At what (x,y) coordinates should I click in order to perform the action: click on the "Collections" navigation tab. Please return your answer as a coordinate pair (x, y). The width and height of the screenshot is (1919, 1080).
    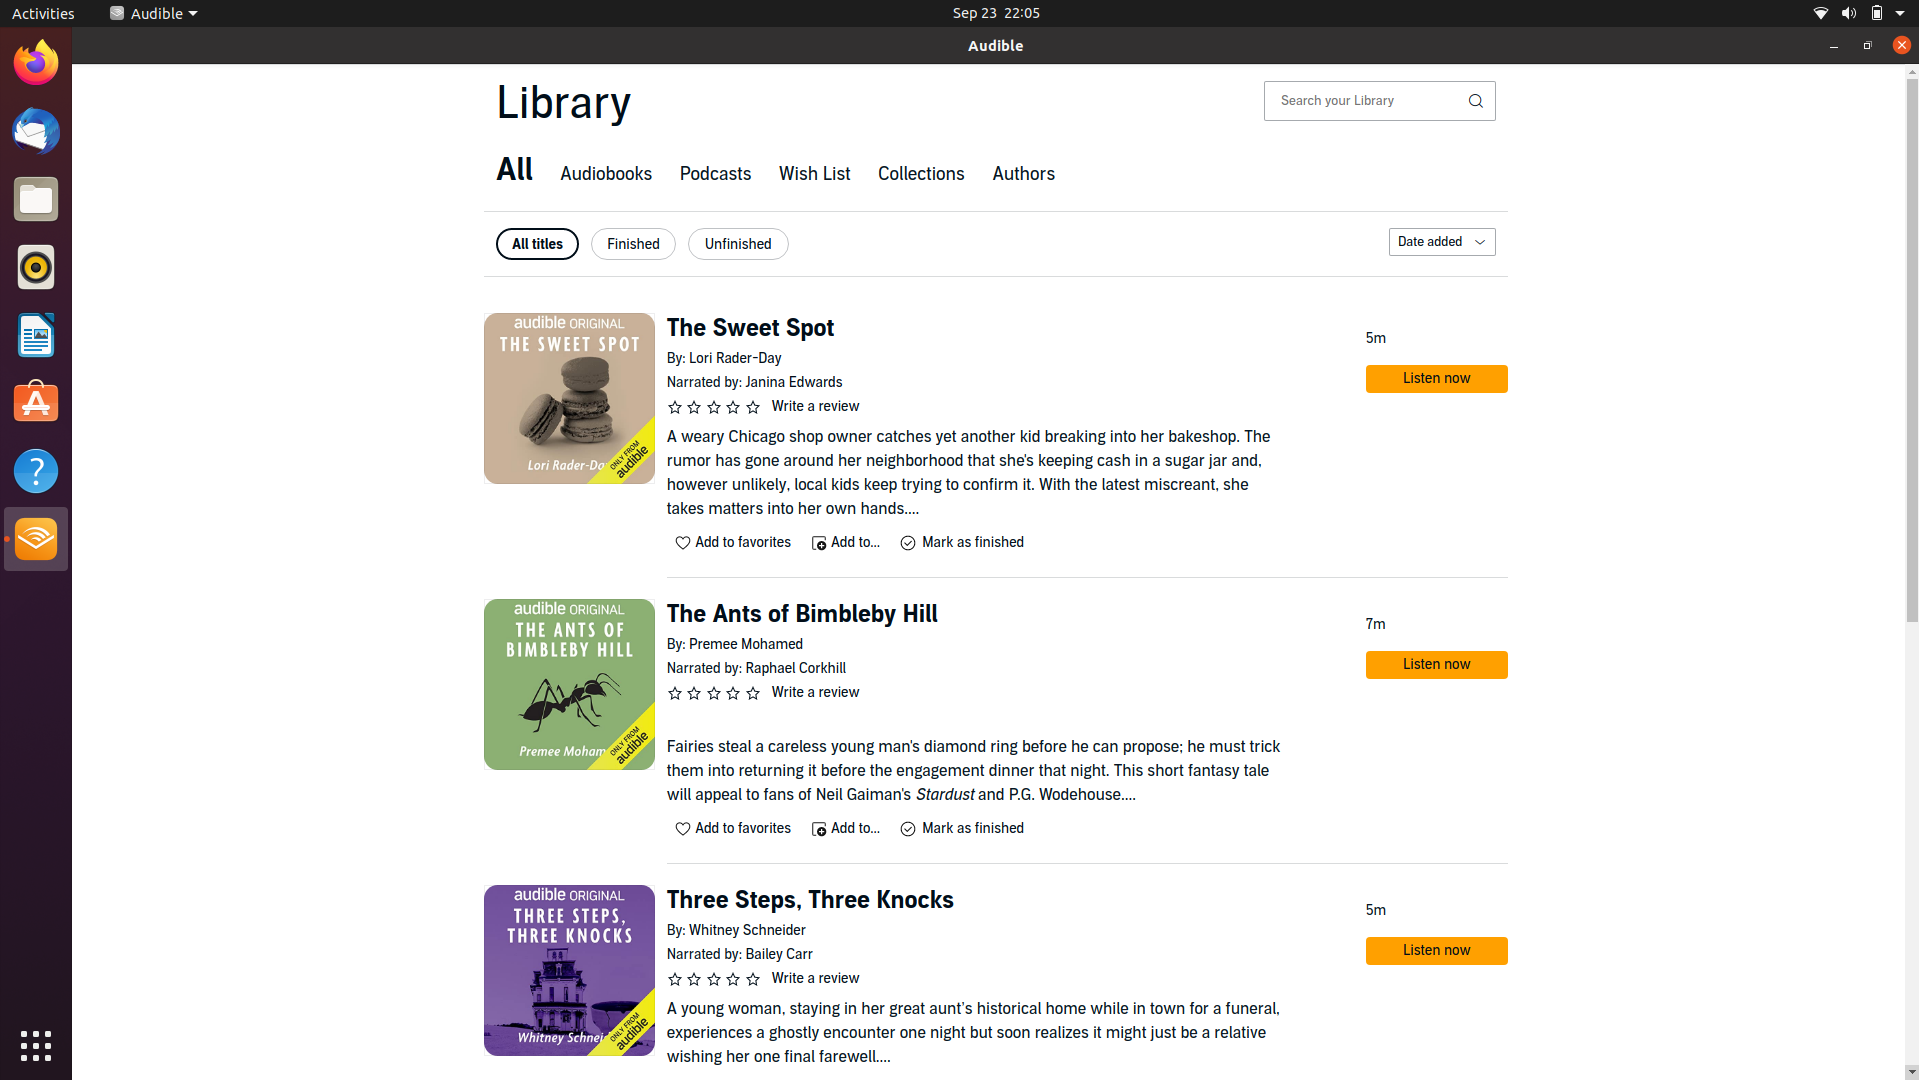
    Looking at the image, I should click on (919, 175).